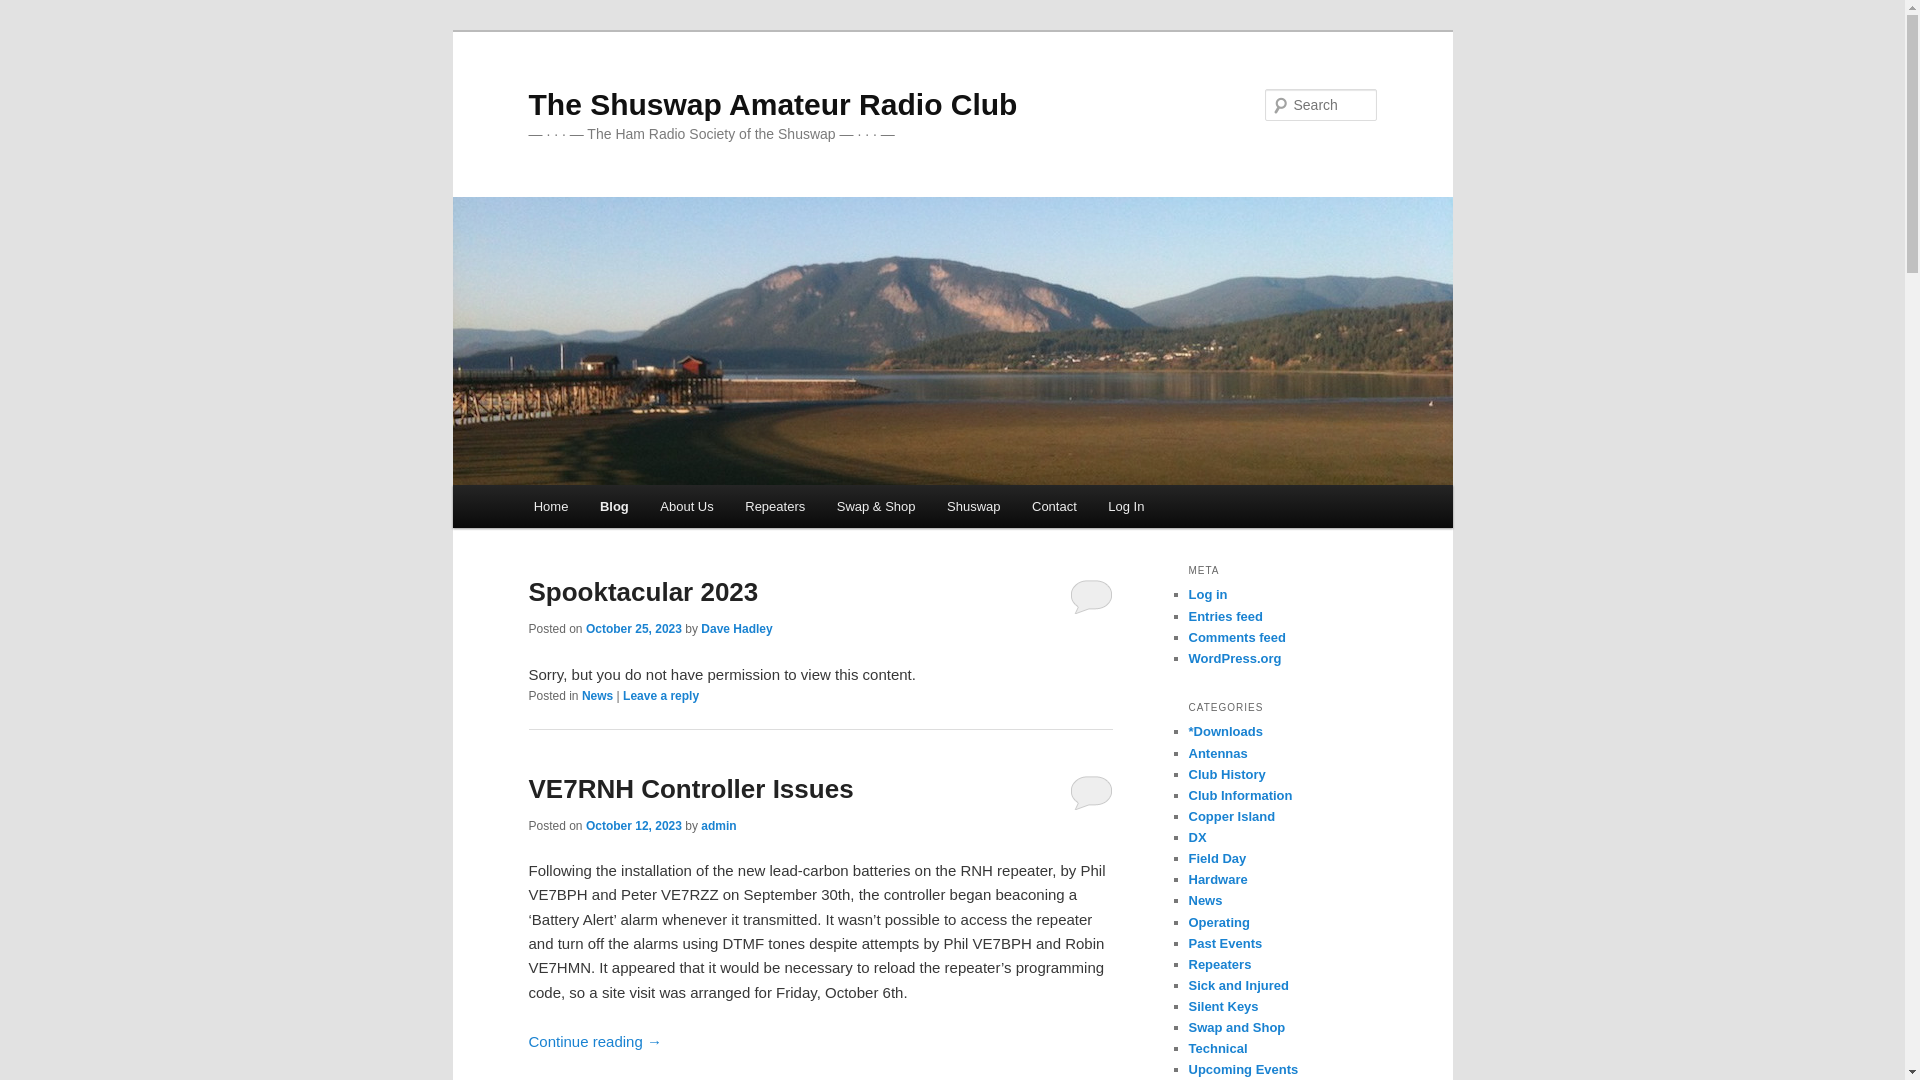 Image resolution: width=1920 pixels, height=1080 pixels. I want to click on 'Log In', so click(1092, 505).